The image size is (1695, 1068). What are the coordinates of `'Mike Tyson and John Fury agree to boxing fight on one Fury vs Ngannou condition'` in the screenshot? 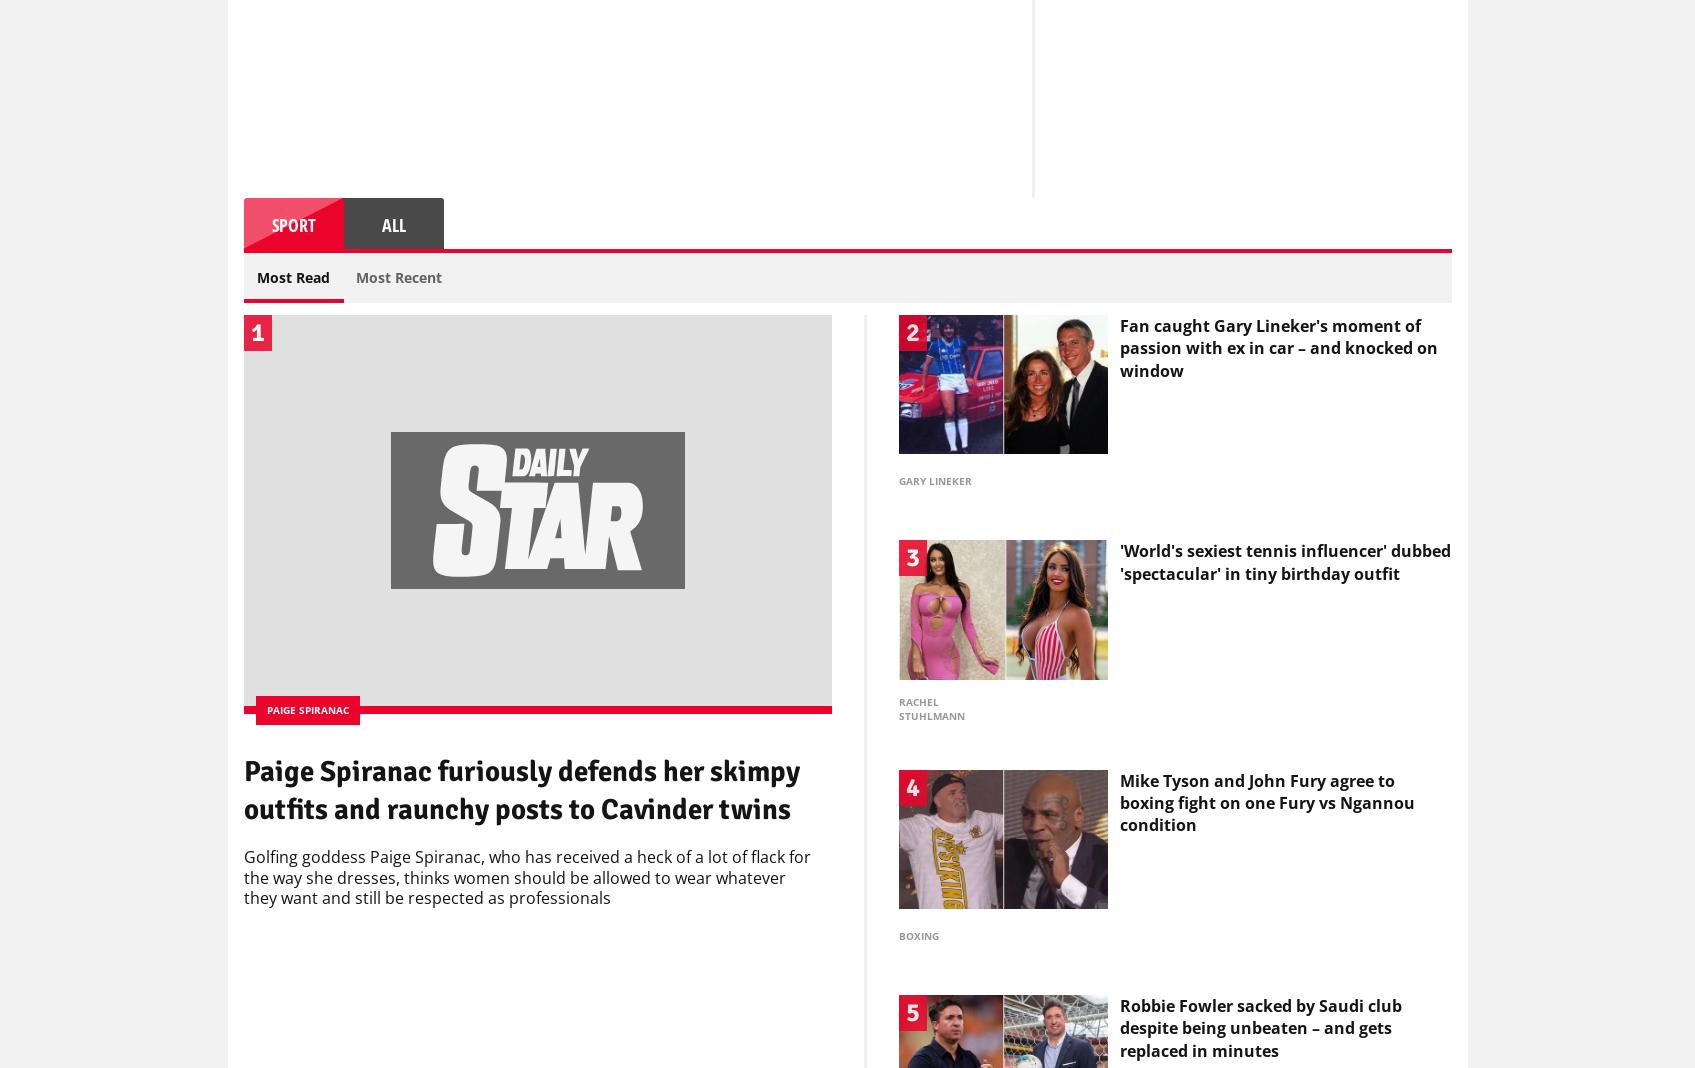 It's located at (1118, 807).